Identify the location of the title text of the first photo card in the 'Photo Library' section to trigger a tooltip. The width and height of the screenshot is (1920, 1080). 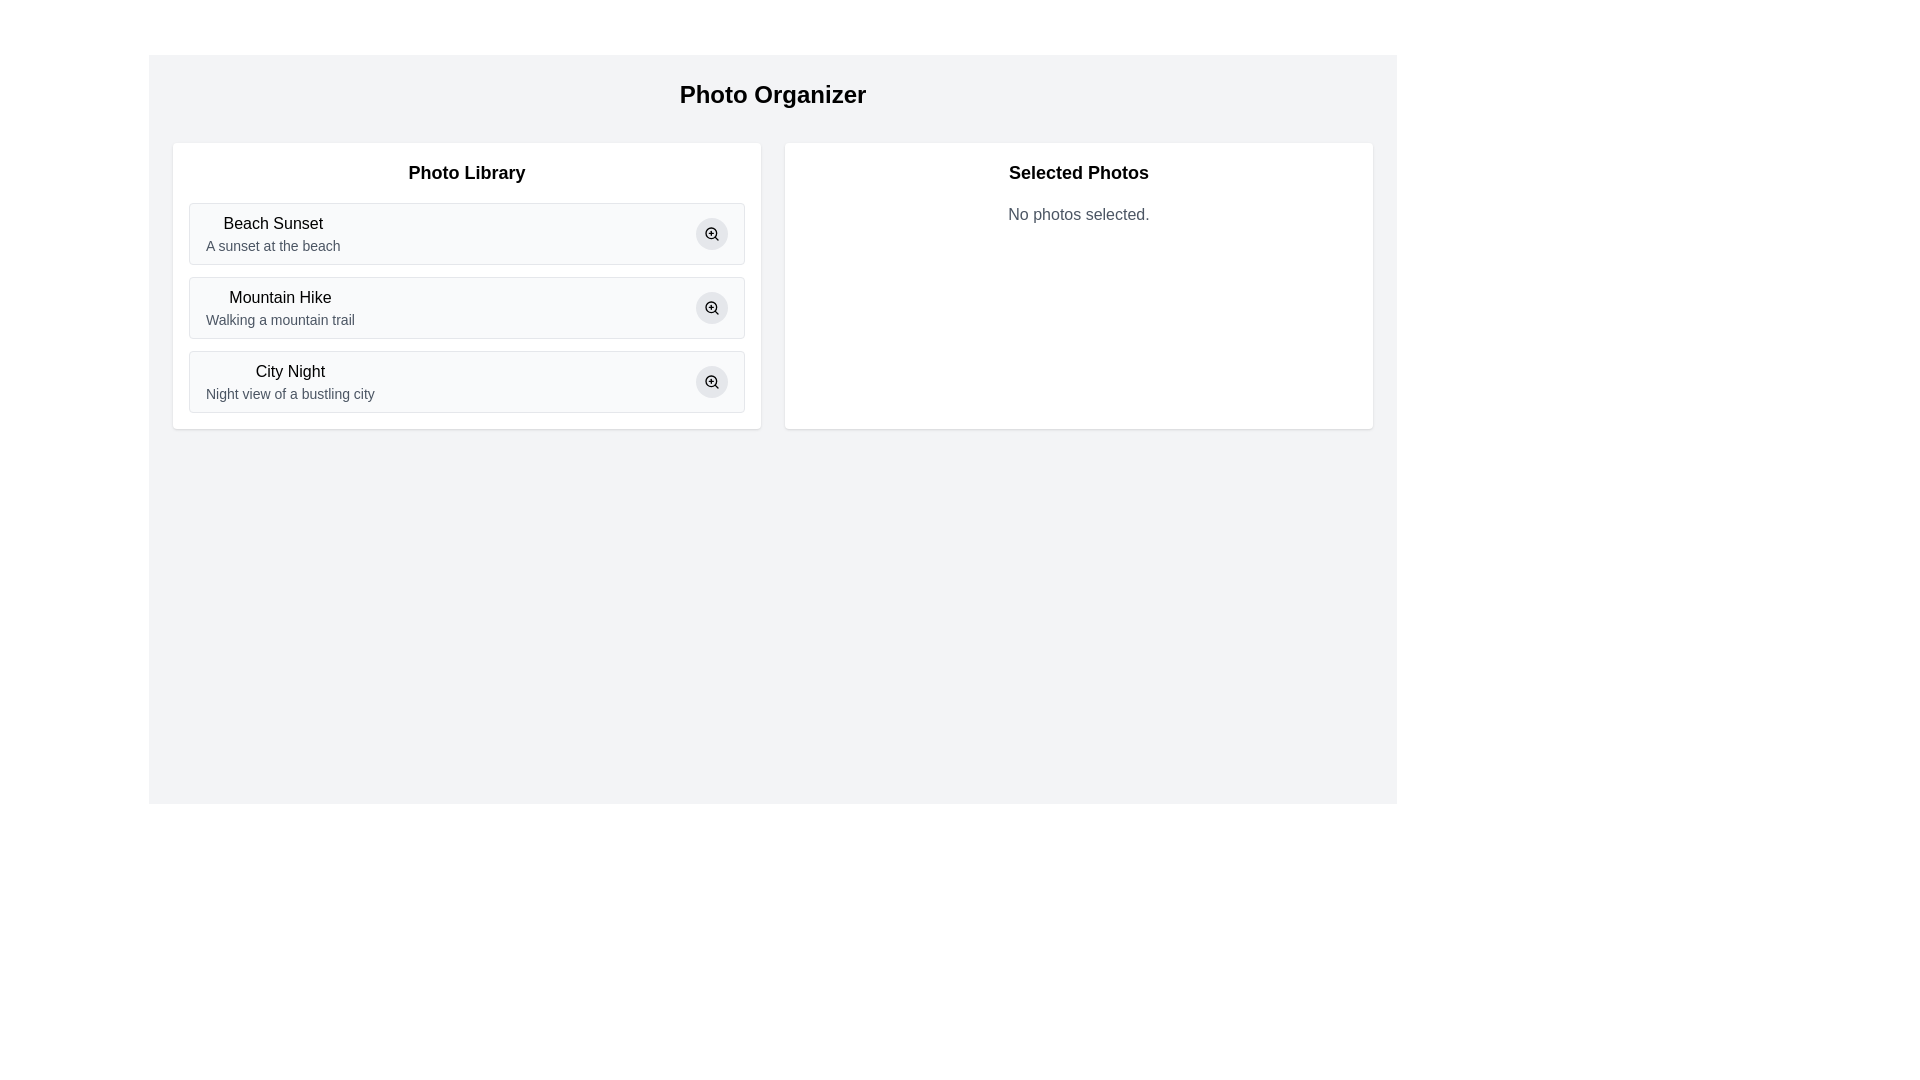
(272, 223).